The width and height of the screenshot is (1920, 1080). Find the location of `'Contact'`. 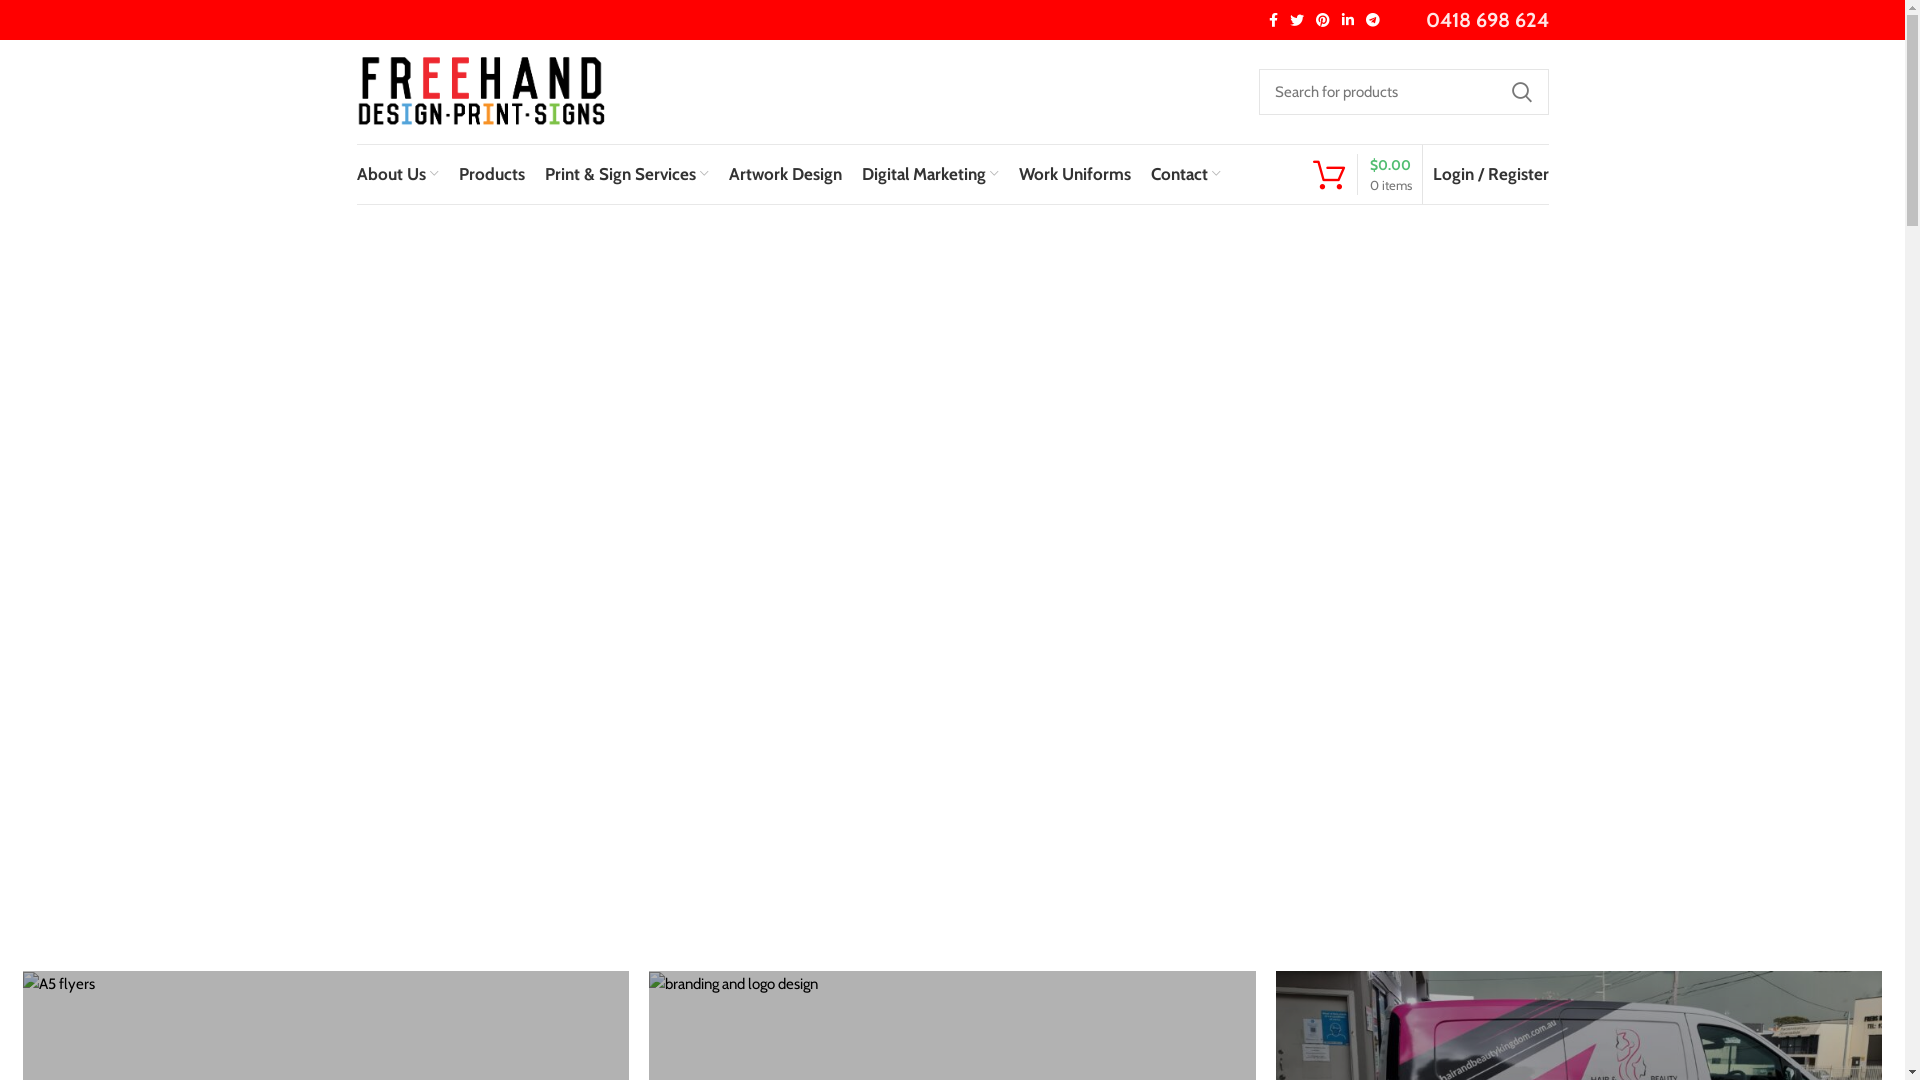

'Contact' is located at coordinates (1185, 172).